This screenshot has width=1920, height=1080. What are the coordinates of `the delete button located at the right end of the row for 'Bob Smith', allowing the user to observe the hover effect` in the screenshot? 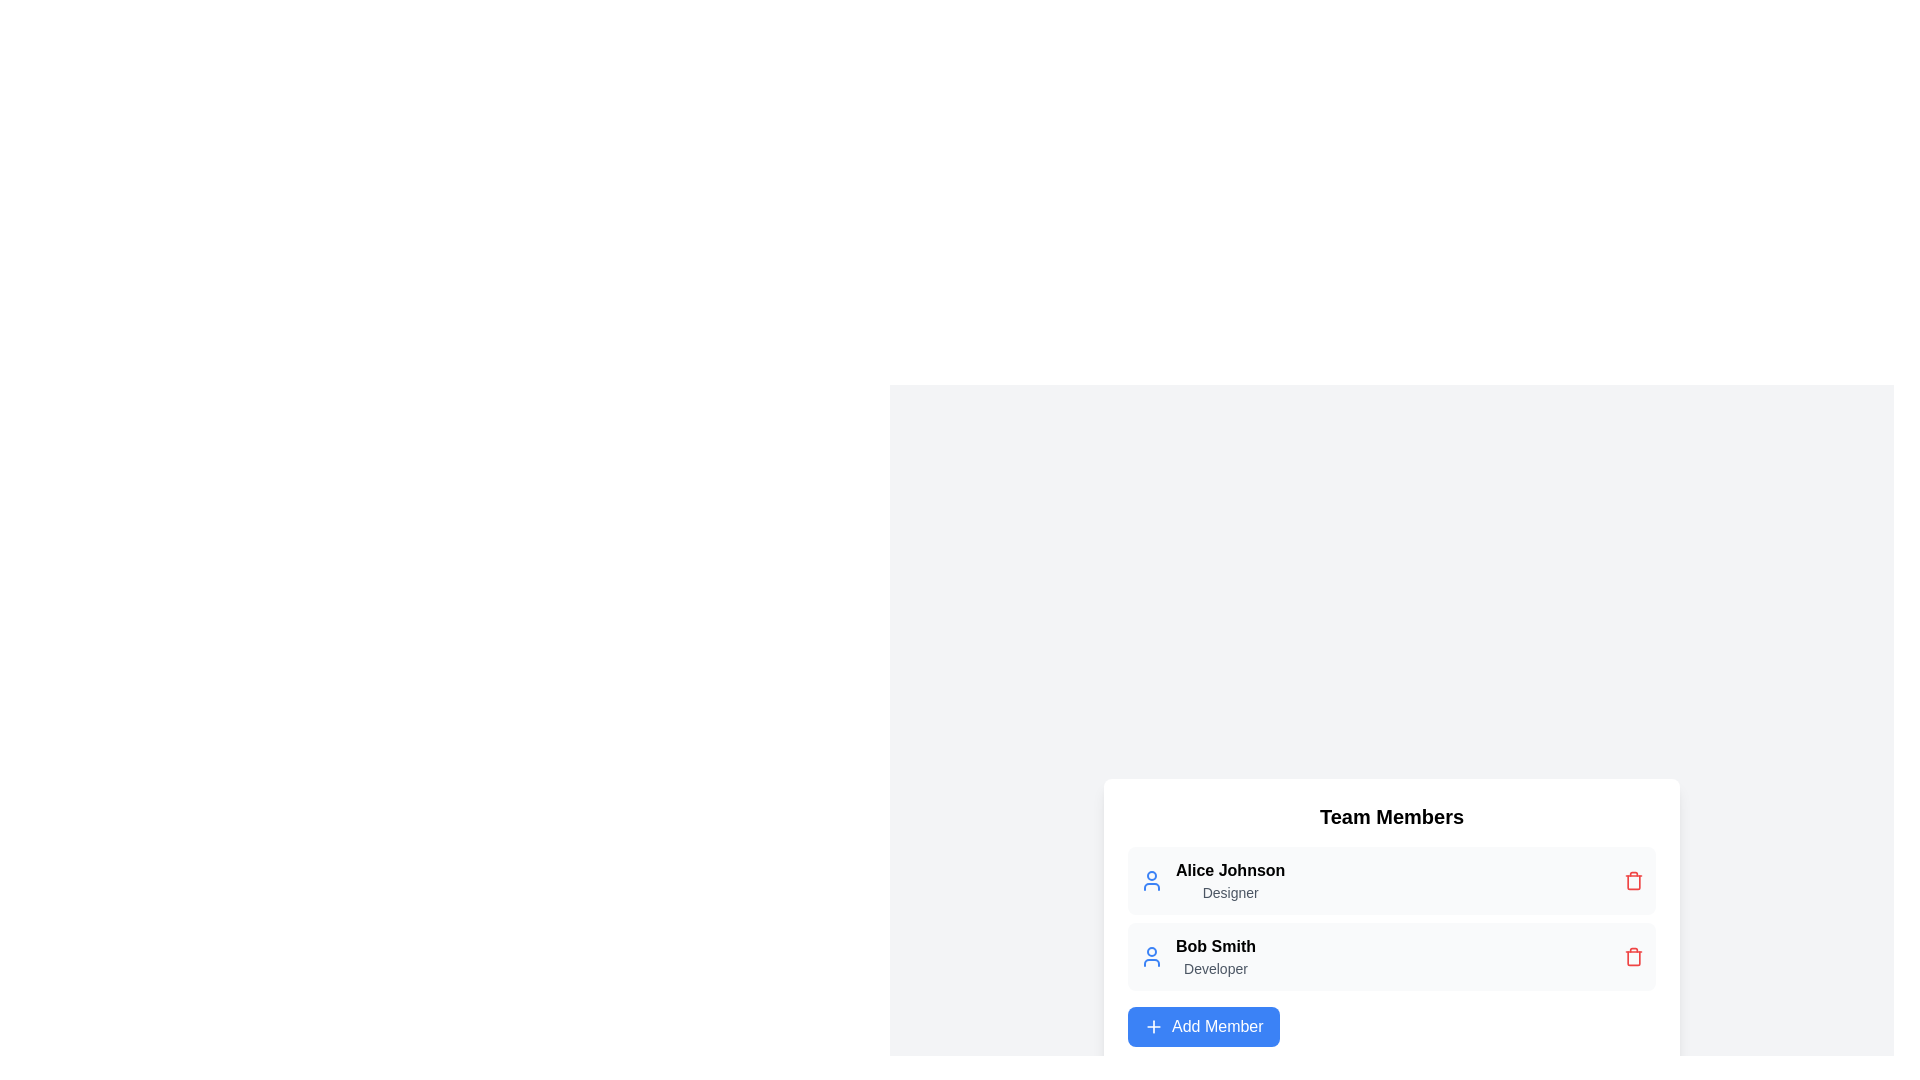 It's located at (1633, 955).